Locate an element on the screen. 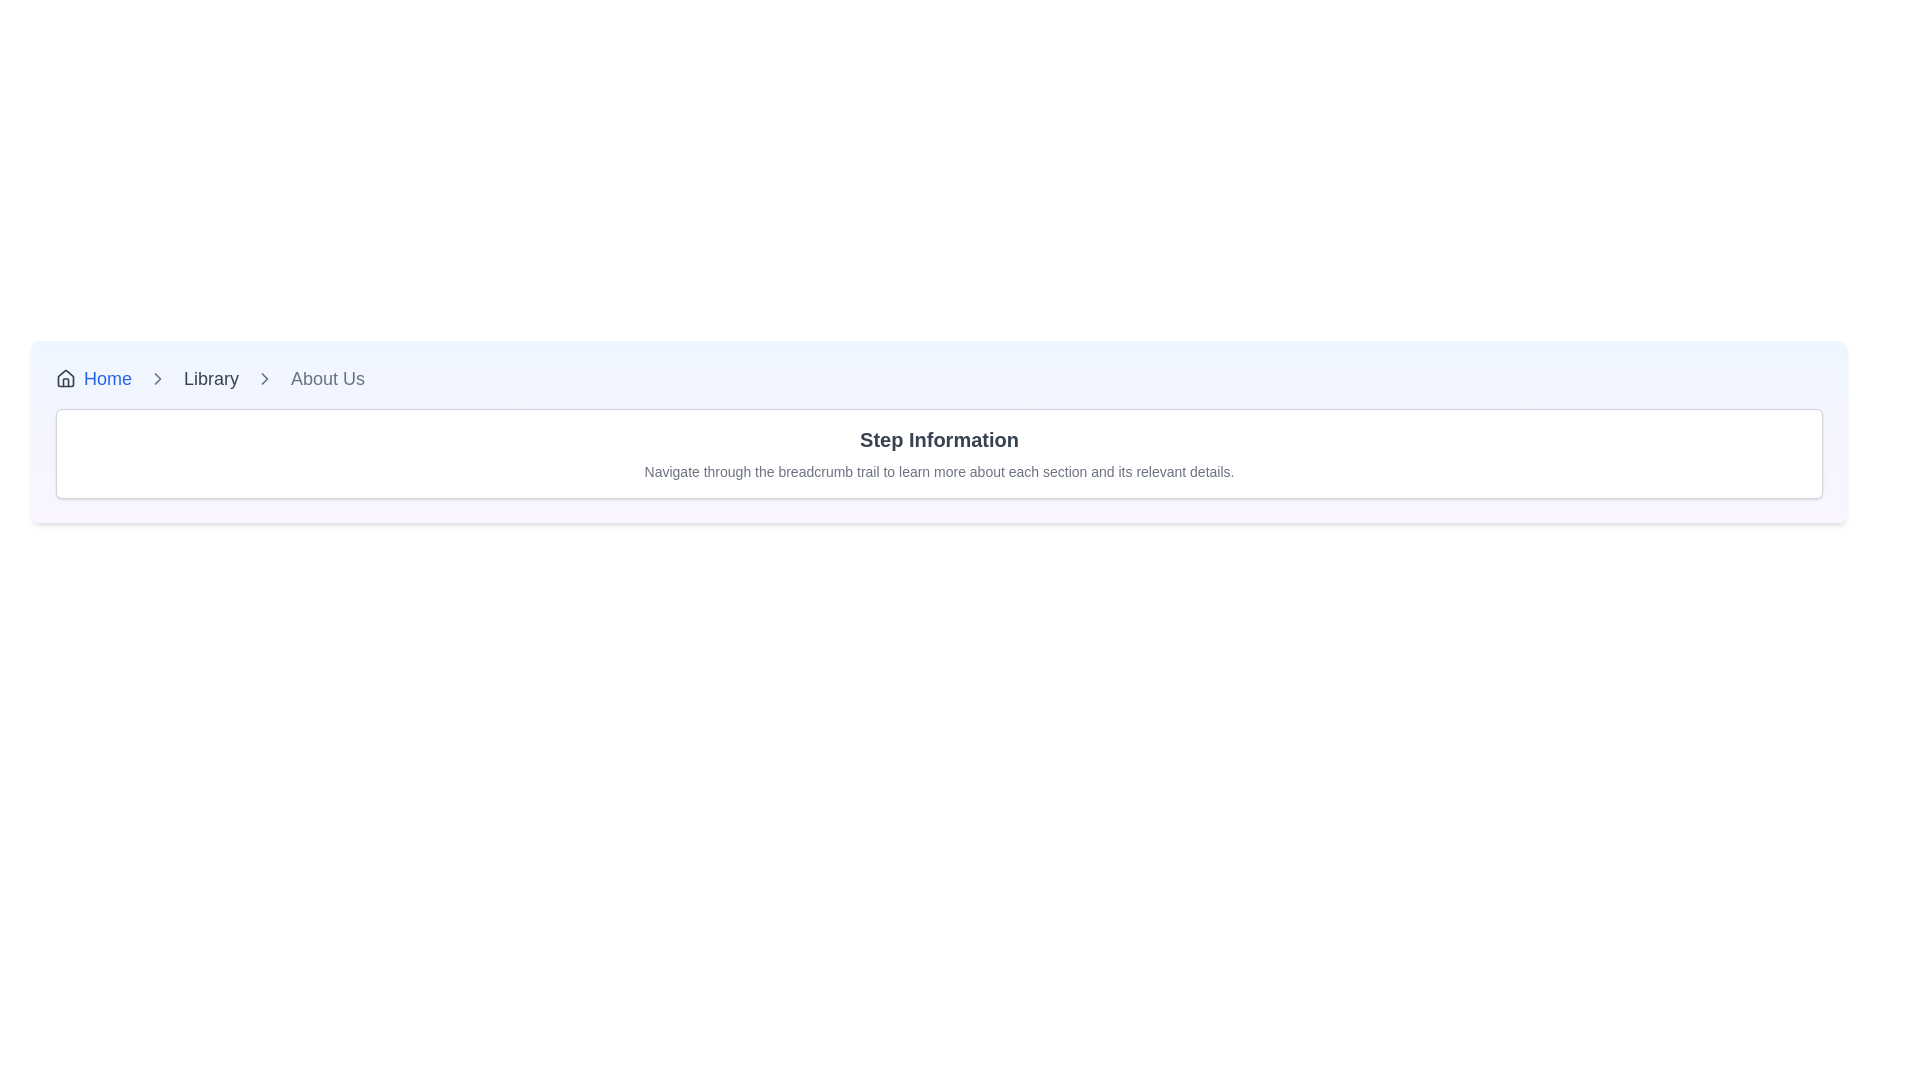 Image resolution: width=1920 pixels, height=1080 pixels. the 'Home' hyperlink located at the leftmost position in the breadcrumb navigation bar is located at coordinates (93, 378).